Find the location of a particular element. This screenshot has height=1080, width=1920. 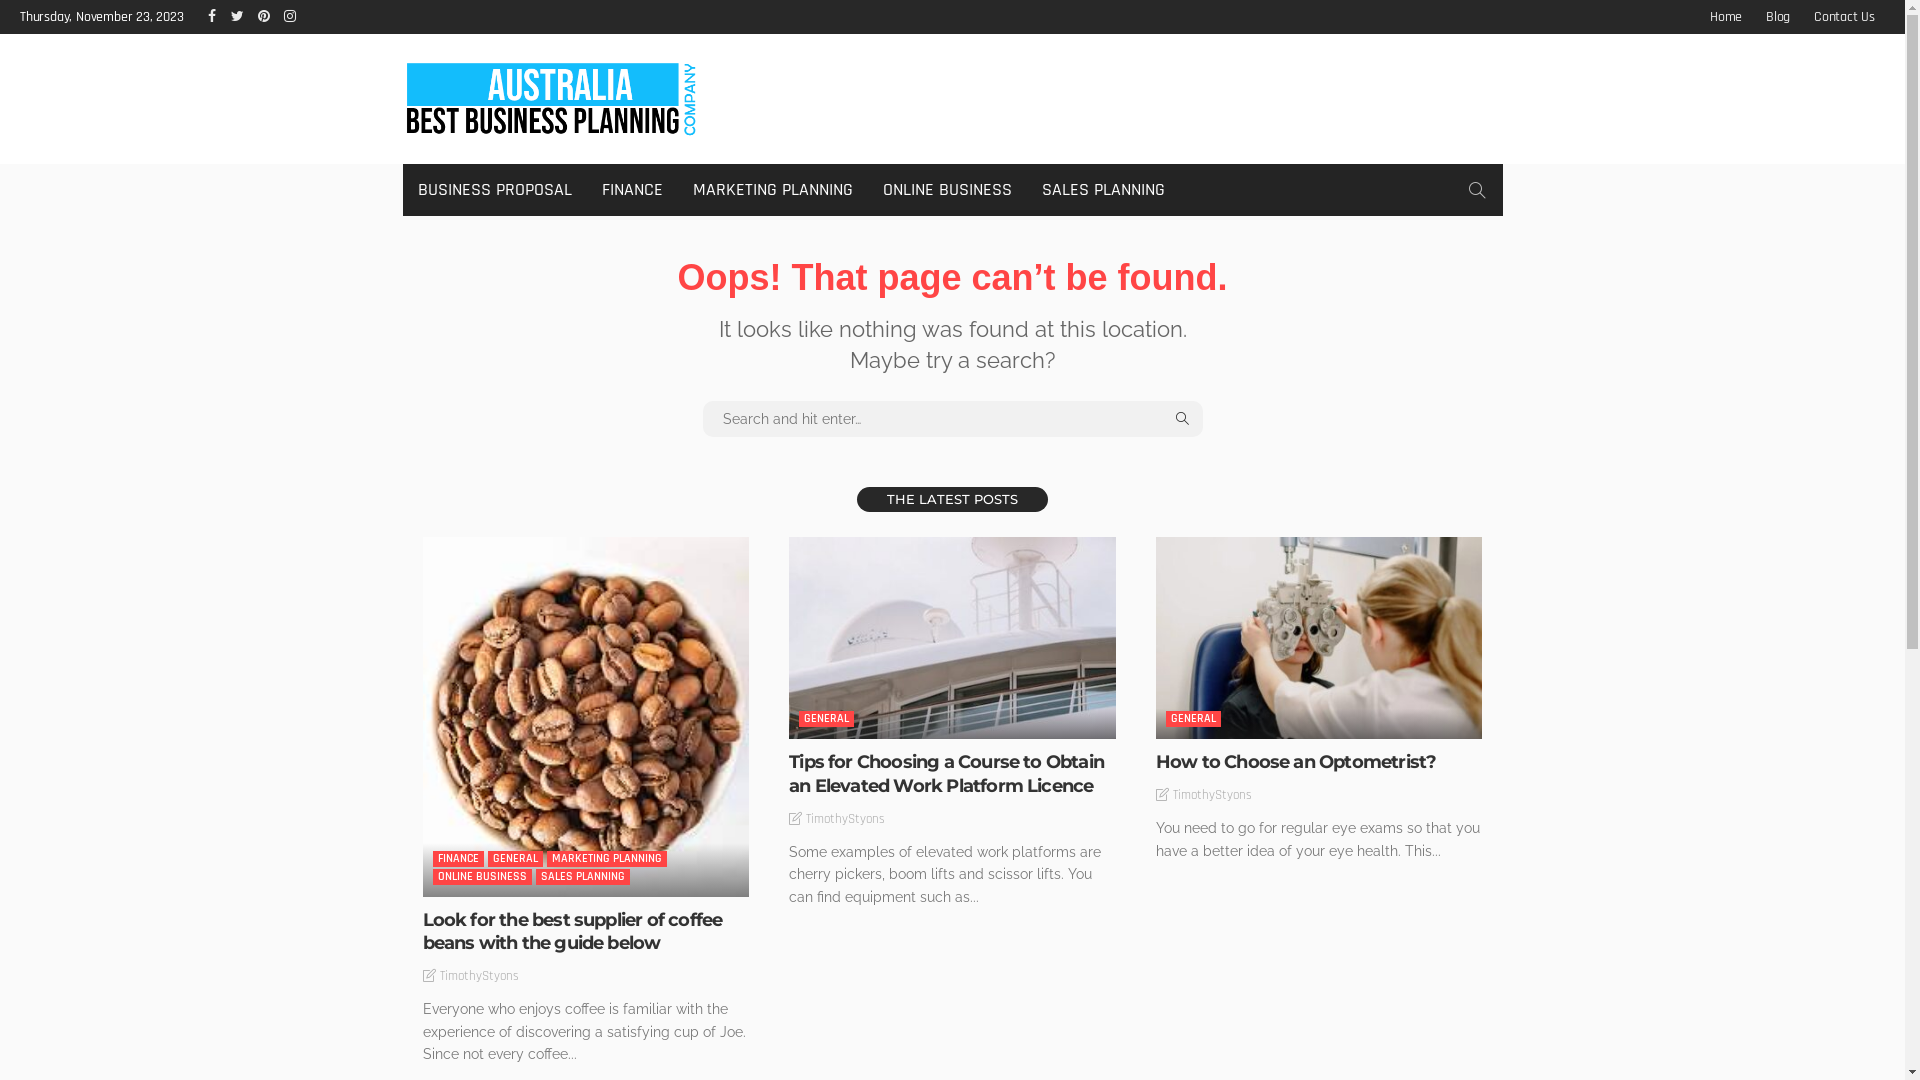

'Contact Us' is located at coordinates (1843, 16).